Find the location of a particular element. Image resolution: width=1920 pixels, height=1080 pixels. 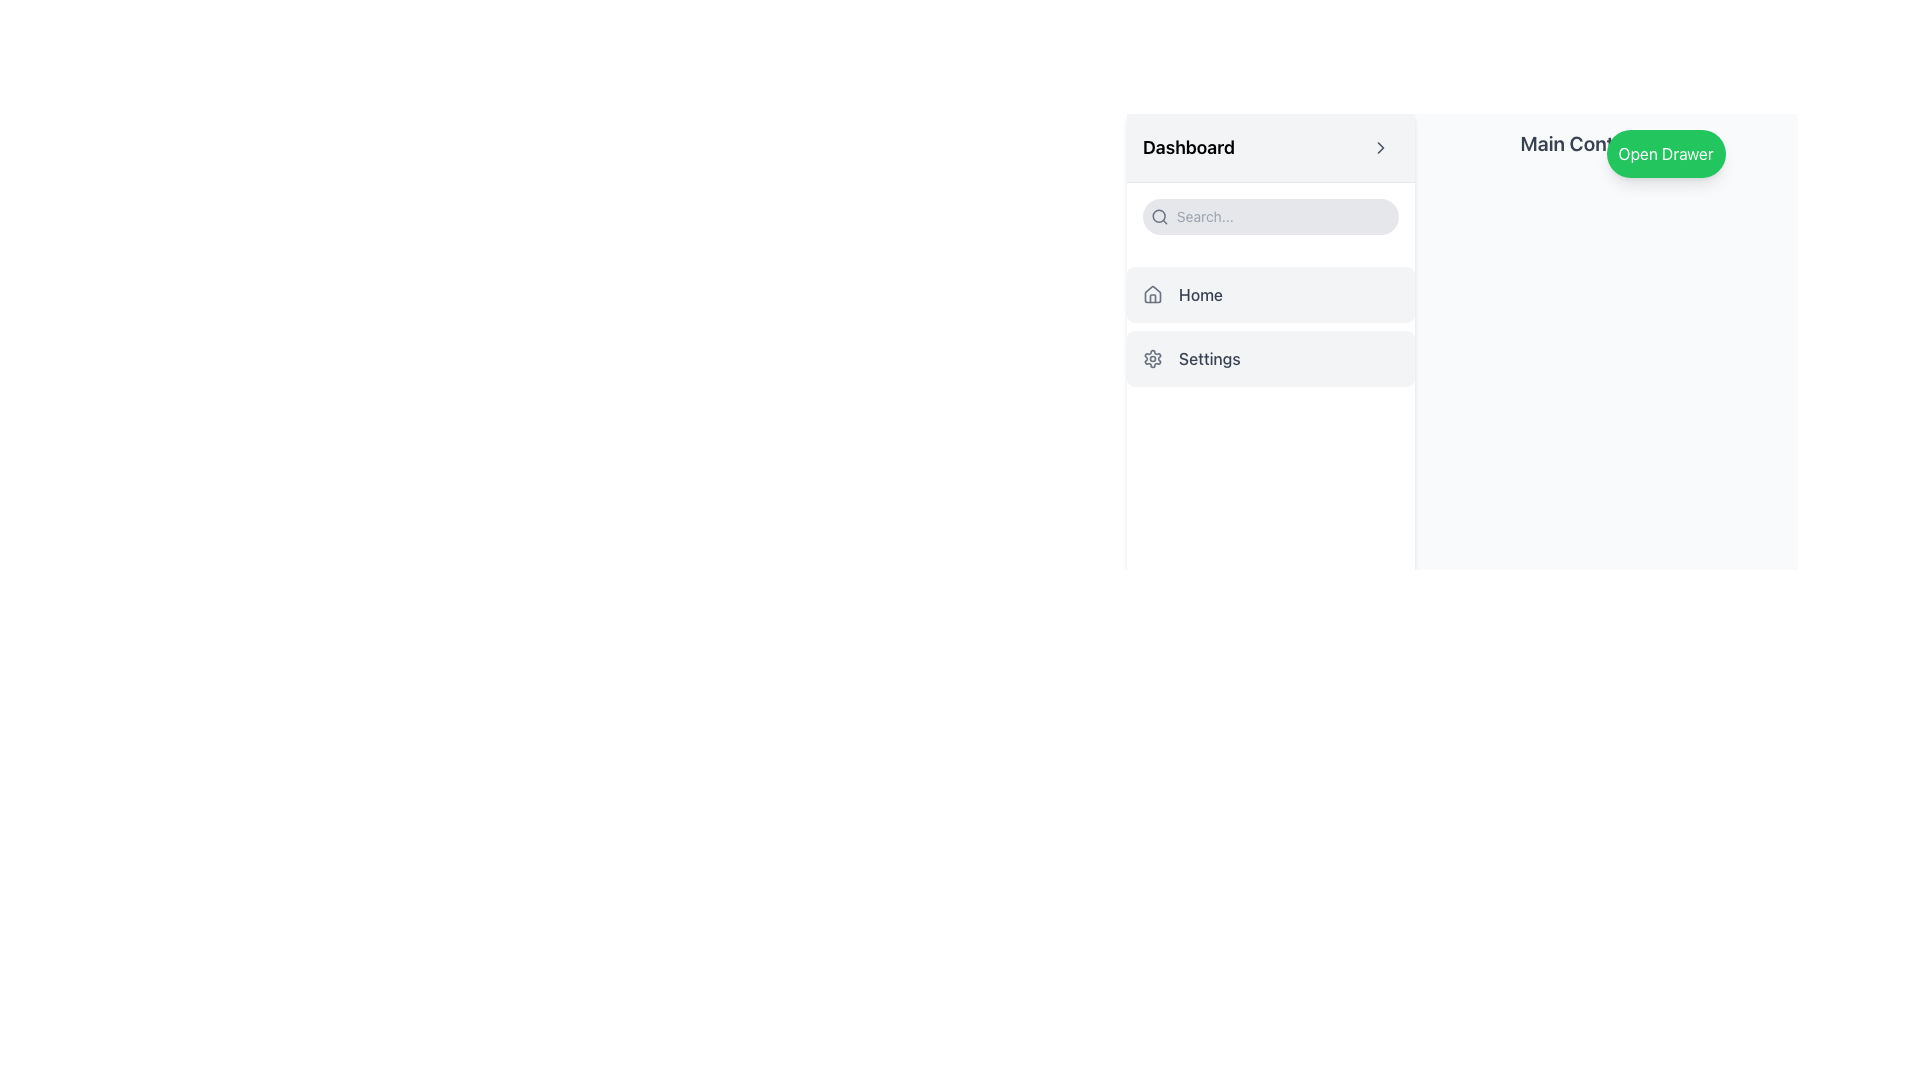

the Chevron right icon located in the top-right corner of the sidebar header, next to the 'Dashboard' label is located at coordinates (1380, 146).